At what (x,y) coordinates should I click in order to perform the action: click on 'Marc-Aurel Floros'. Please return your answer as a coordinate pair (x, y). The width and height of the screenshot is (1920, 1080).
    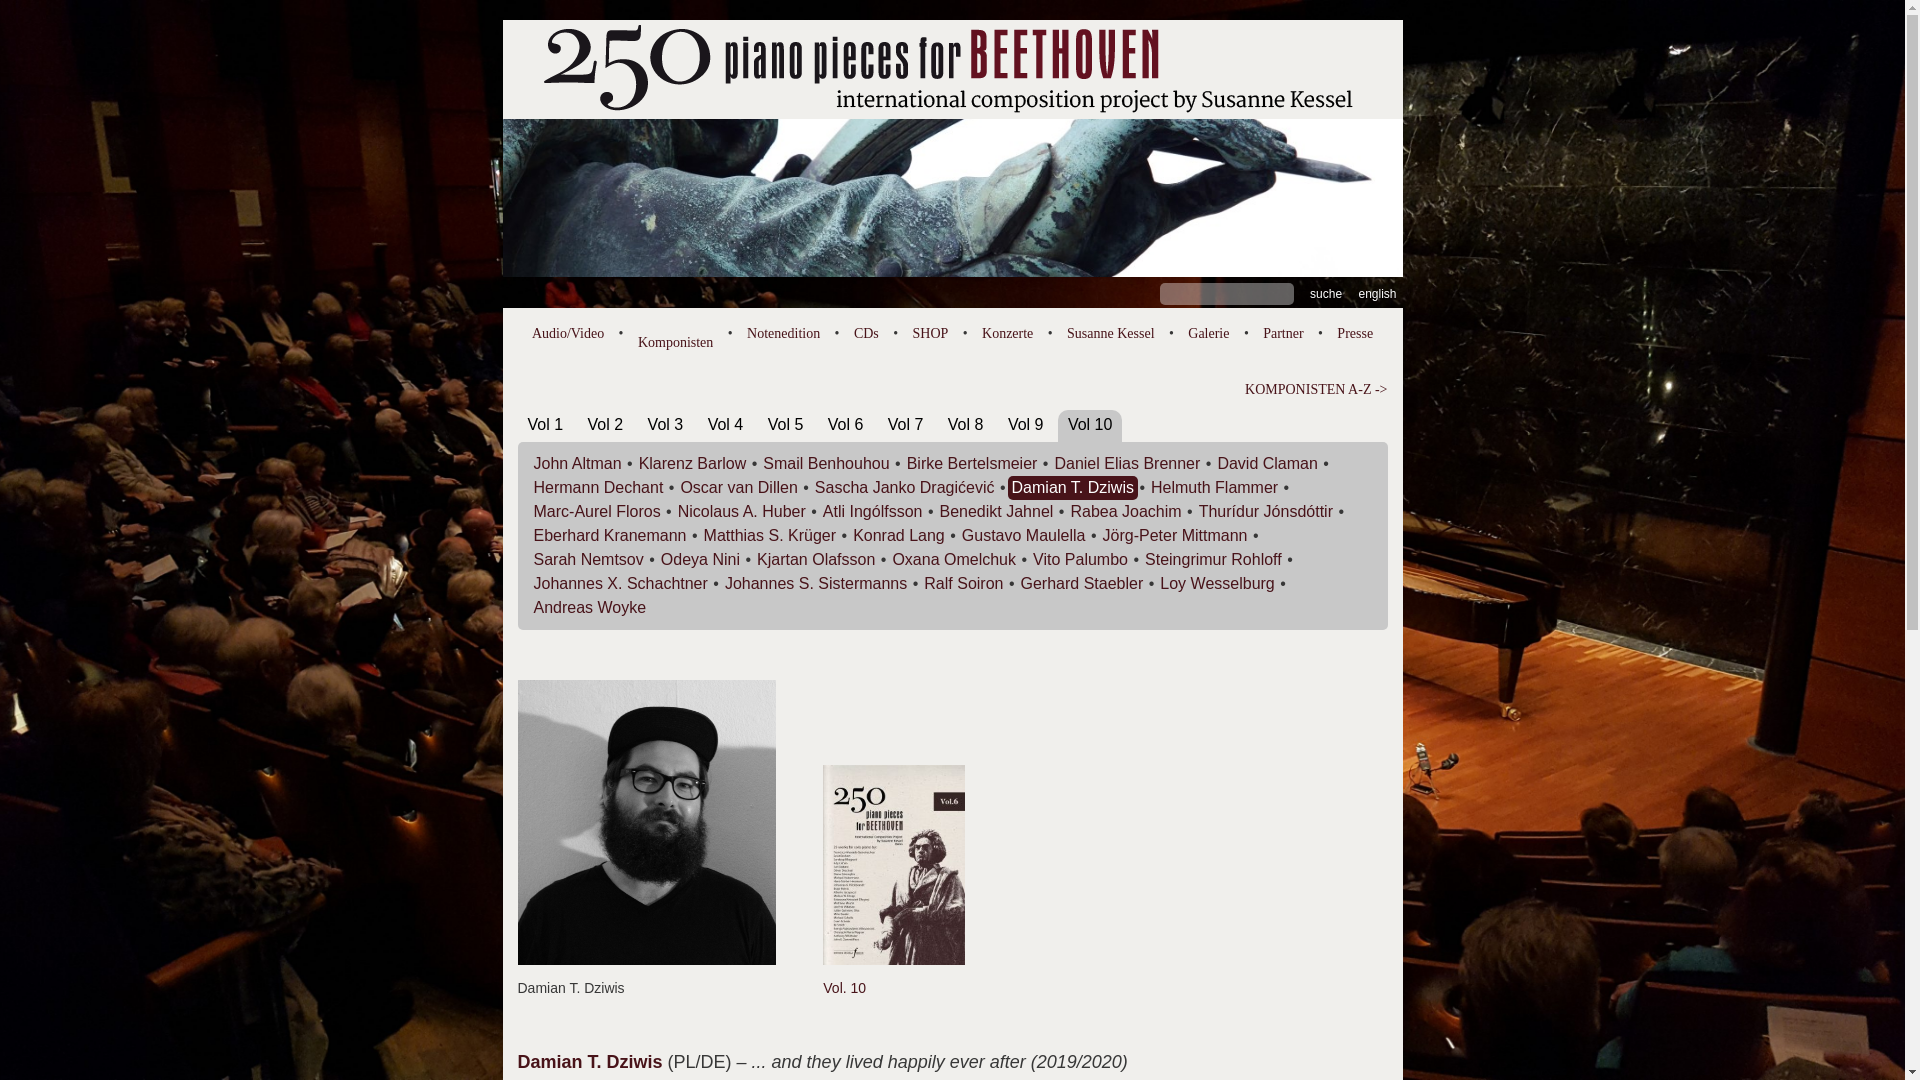
    Looking at the image, I should click on (596, 510).